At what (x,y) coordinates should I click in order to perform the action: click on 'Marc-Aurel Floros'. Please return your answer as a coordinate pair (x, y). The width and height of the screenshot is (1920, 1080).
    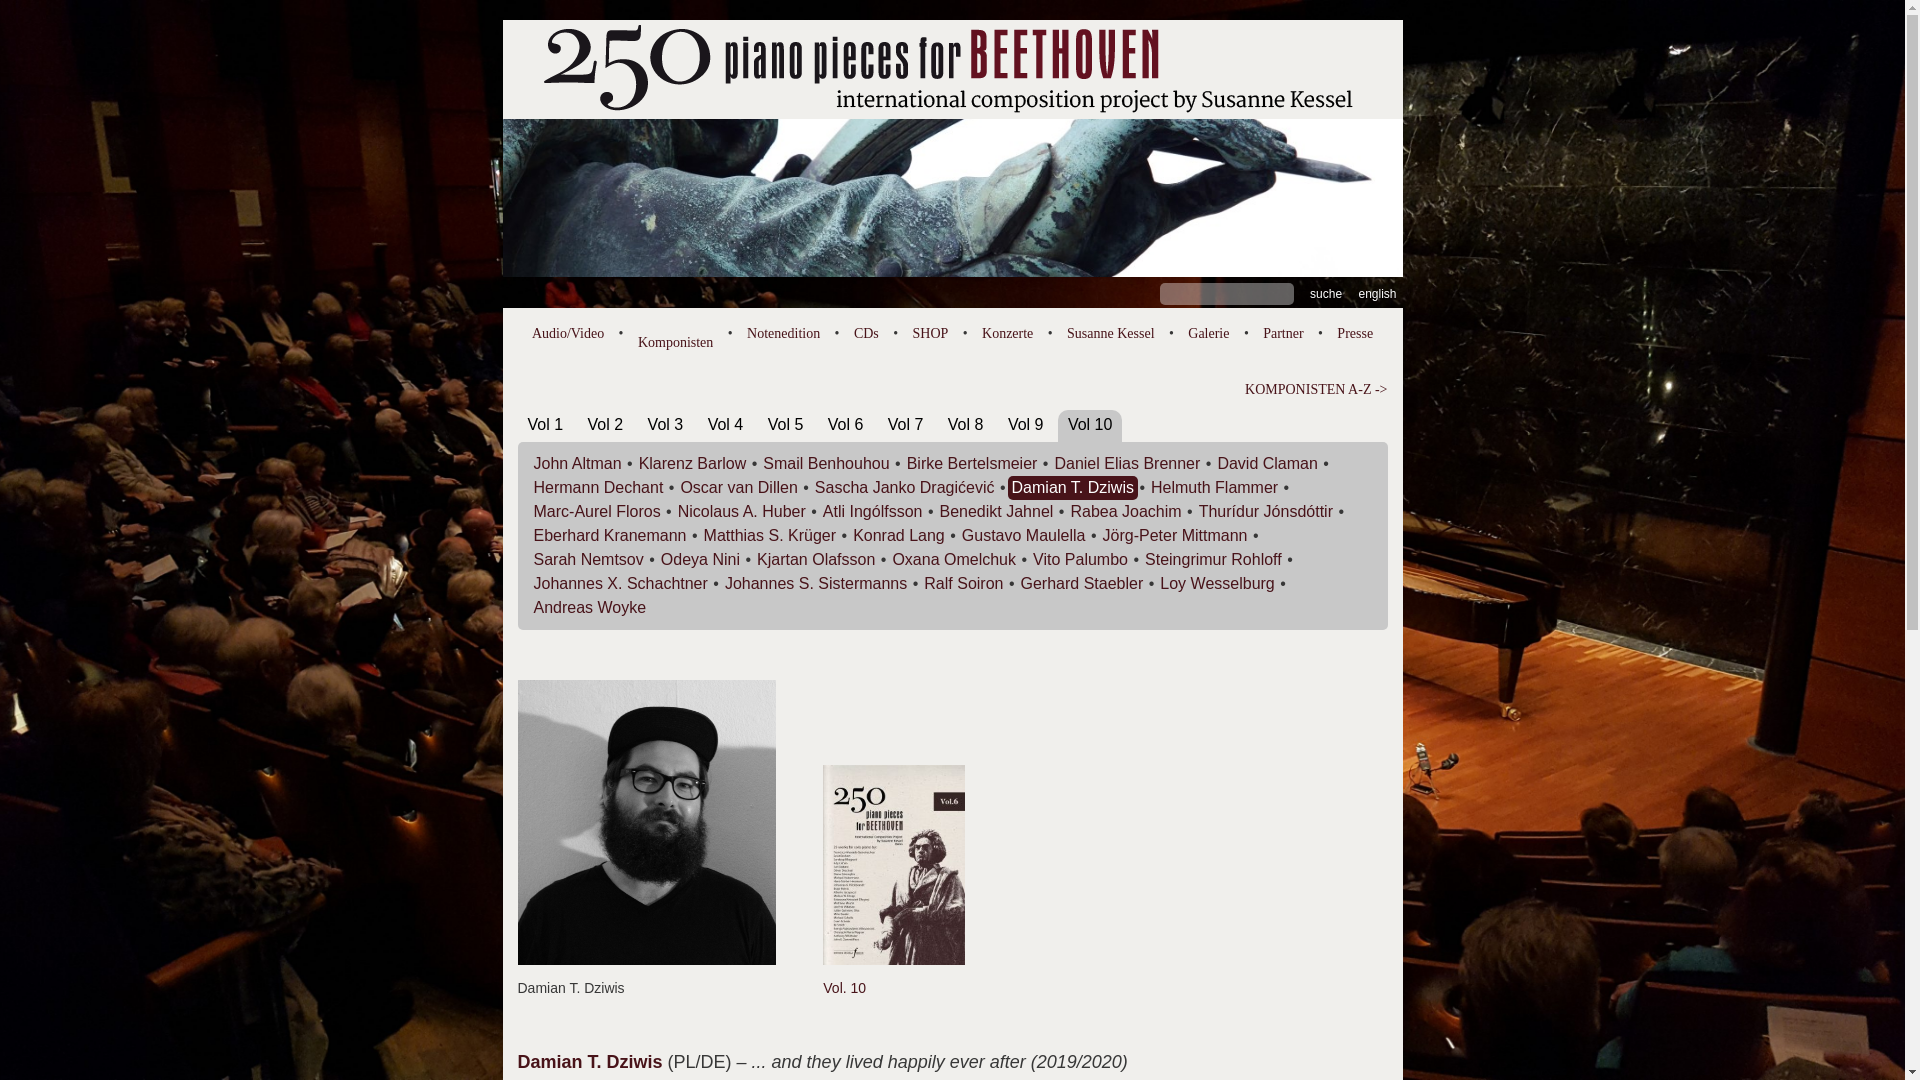
    Looking at the image, I should click on (596, 510).